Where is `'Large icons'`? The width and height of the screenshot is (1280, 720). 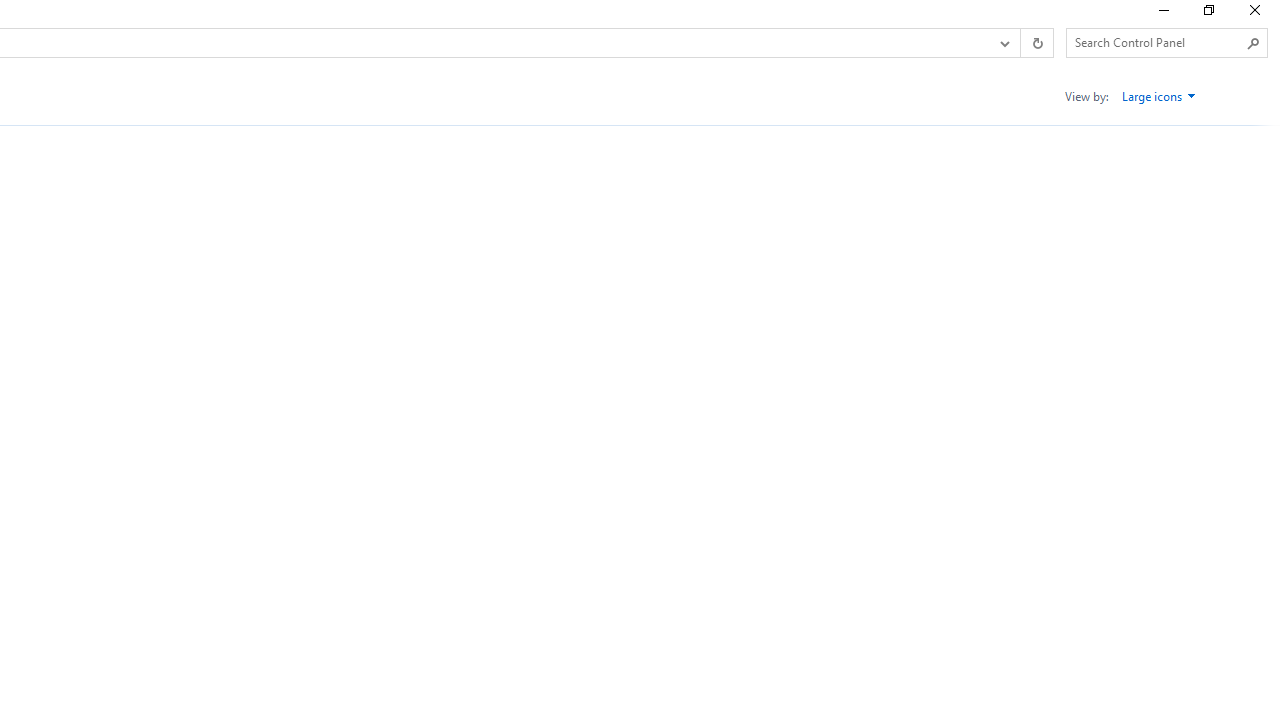 'Large icons' is located at coordinates (1159, 96).